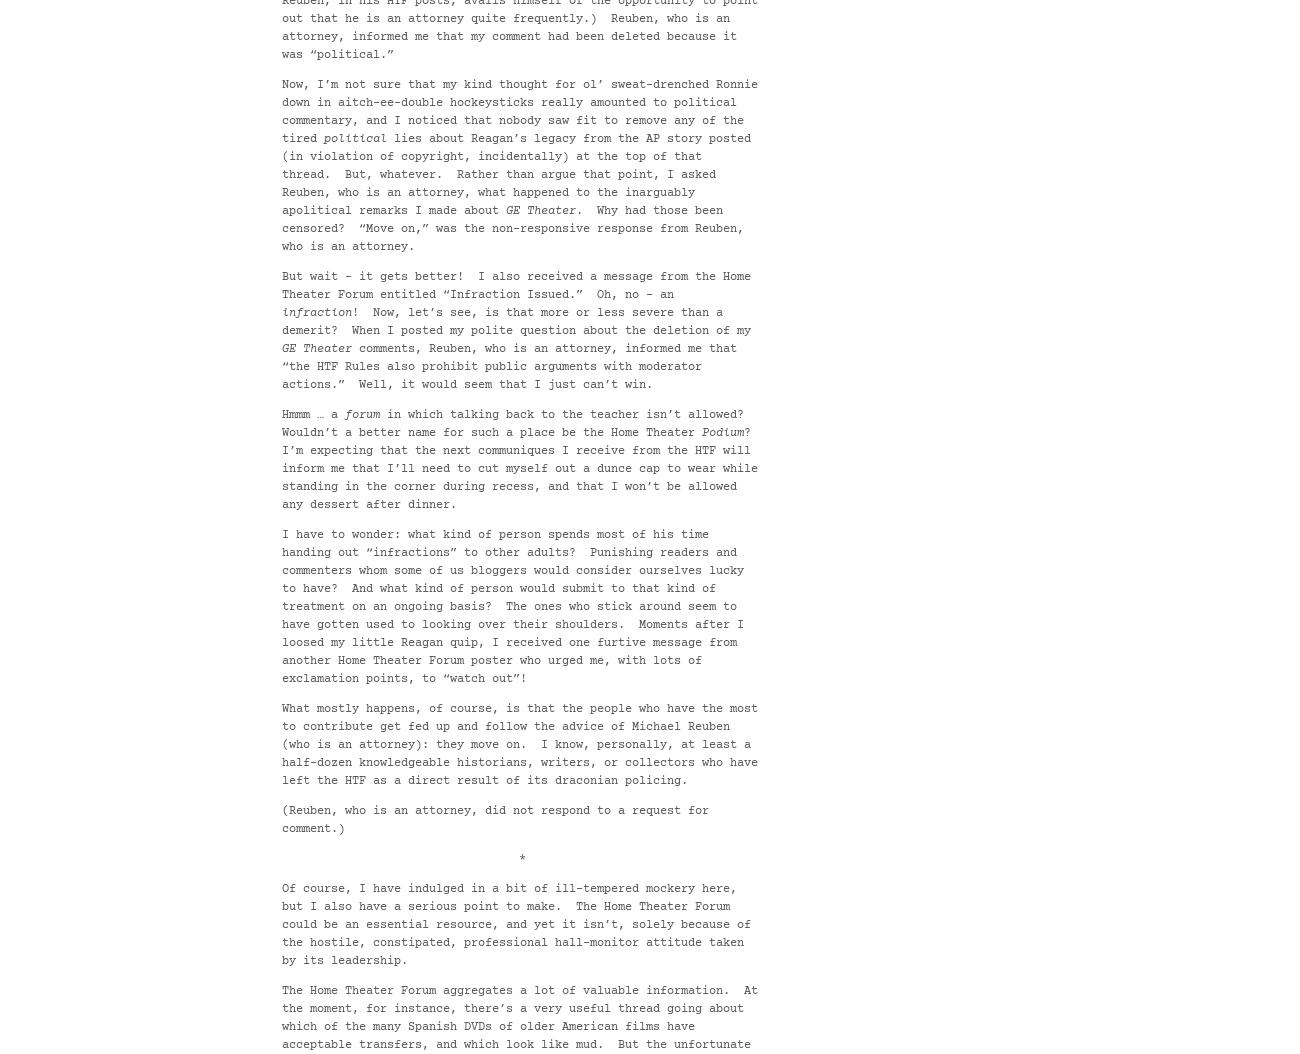 The image size is (1300, 1054). What do you see at coordinates (521, 859) in the screenshot?
I see `'*'` at bounding box center [521, 859].